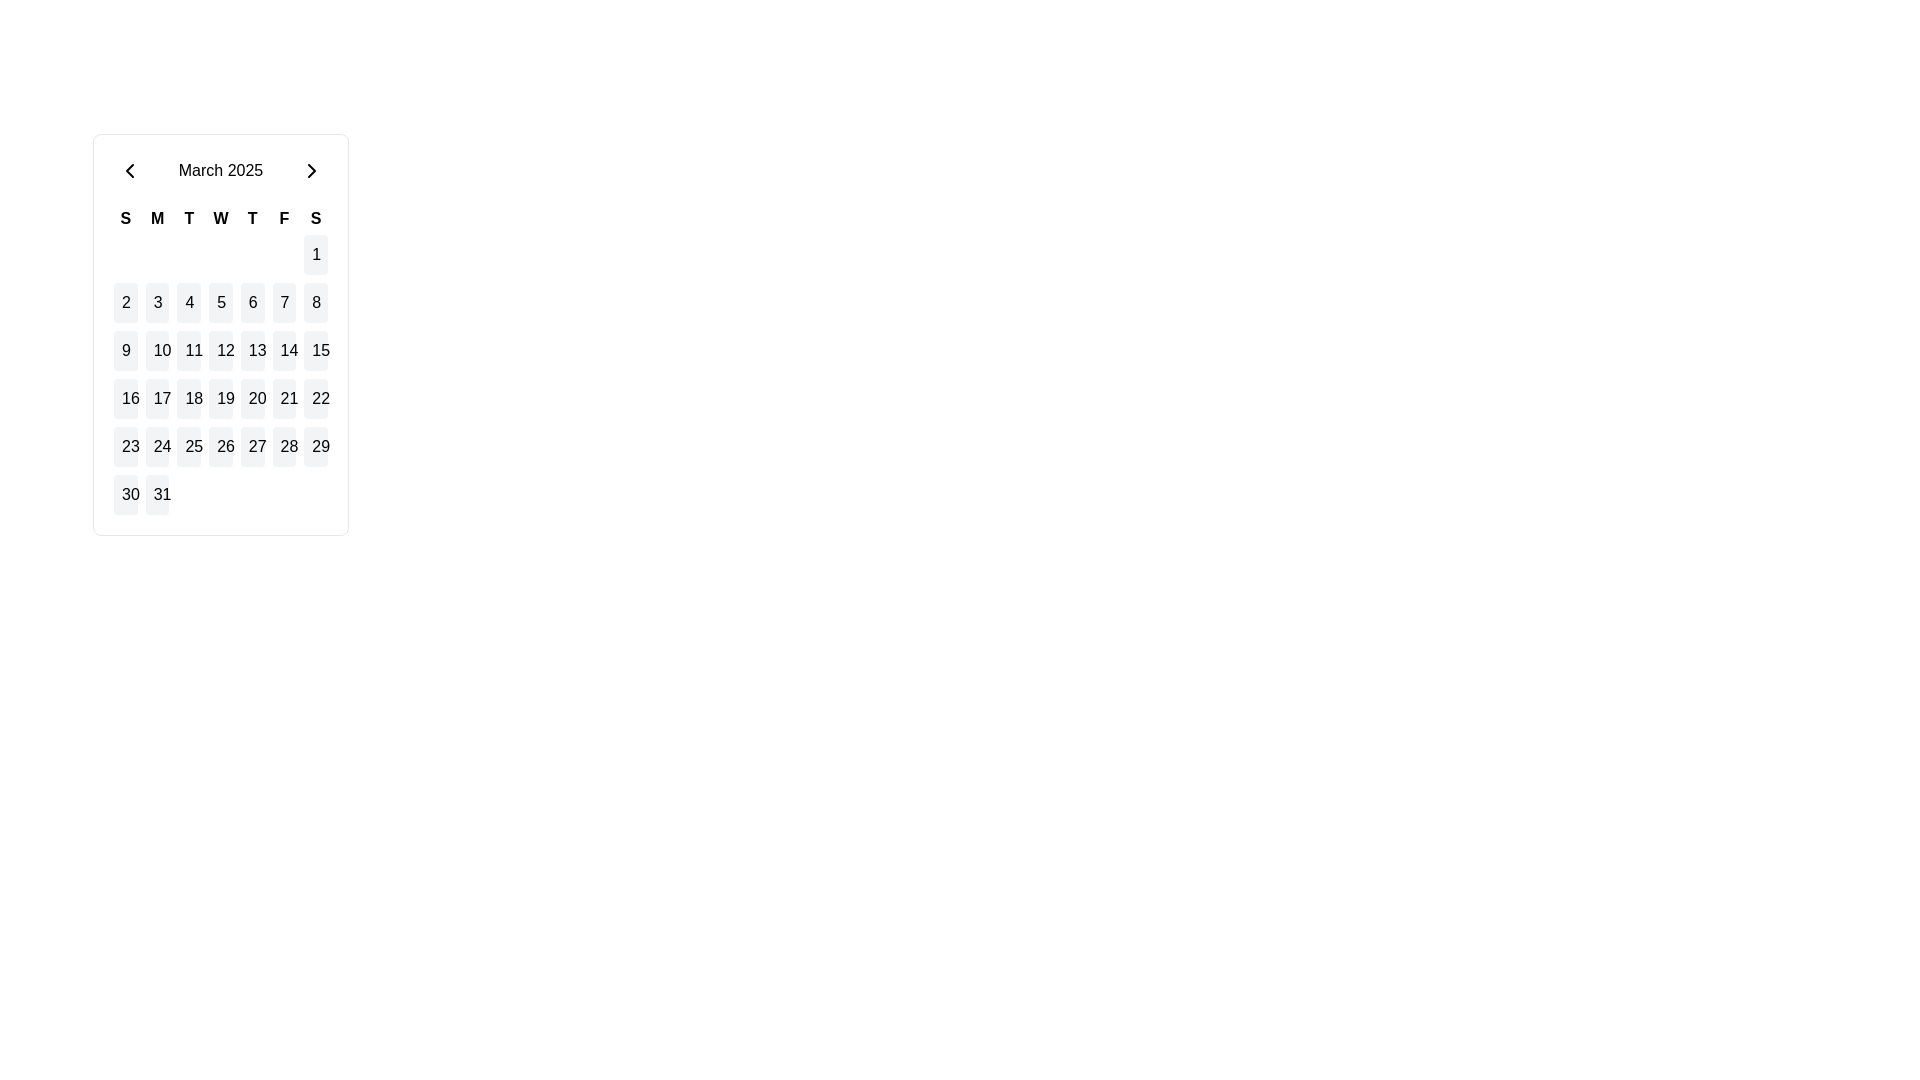  I want to click on the interactive calendar date picker button for the 7th day of the month located in the second week row and seventh column of the calendar interface, so click(283, 303).